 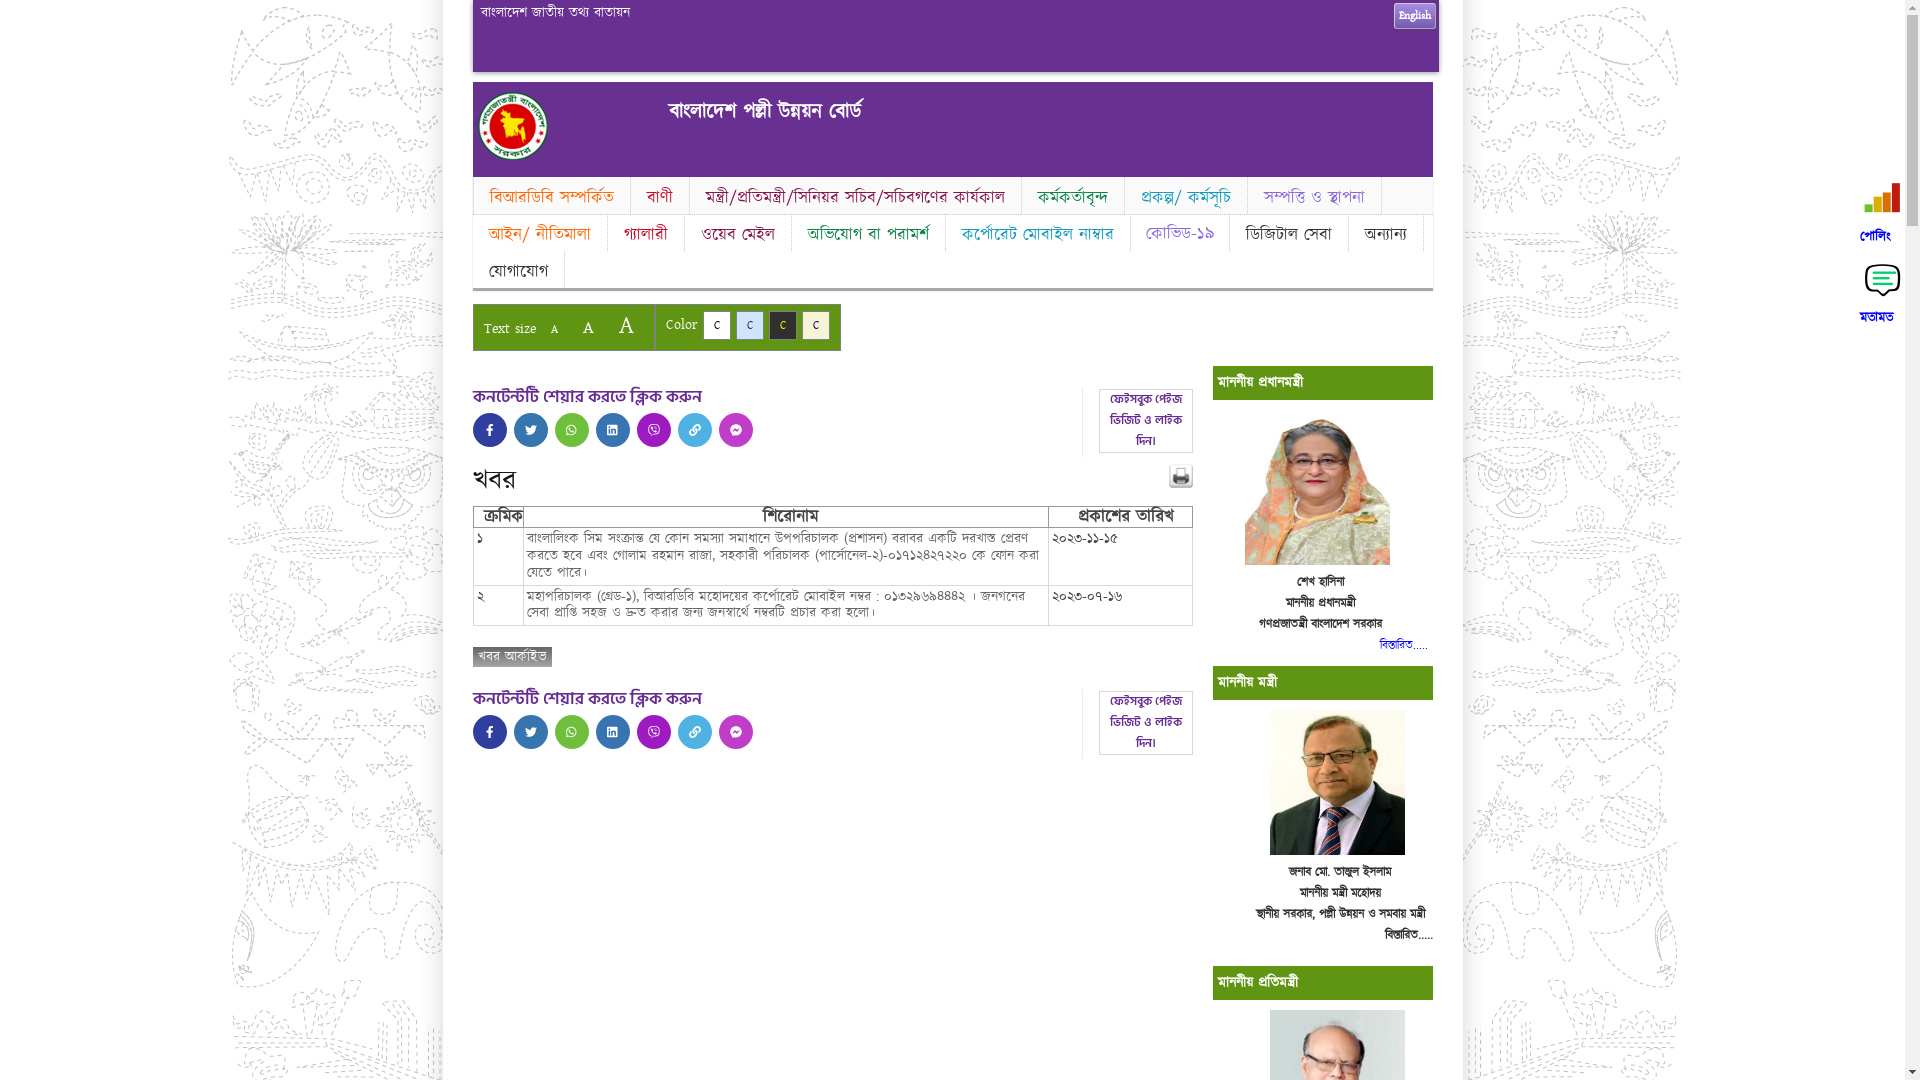 What do you see at coordinates (781, 324) in the screenshot?
I see `'C'` at bounding box center [781, 324].